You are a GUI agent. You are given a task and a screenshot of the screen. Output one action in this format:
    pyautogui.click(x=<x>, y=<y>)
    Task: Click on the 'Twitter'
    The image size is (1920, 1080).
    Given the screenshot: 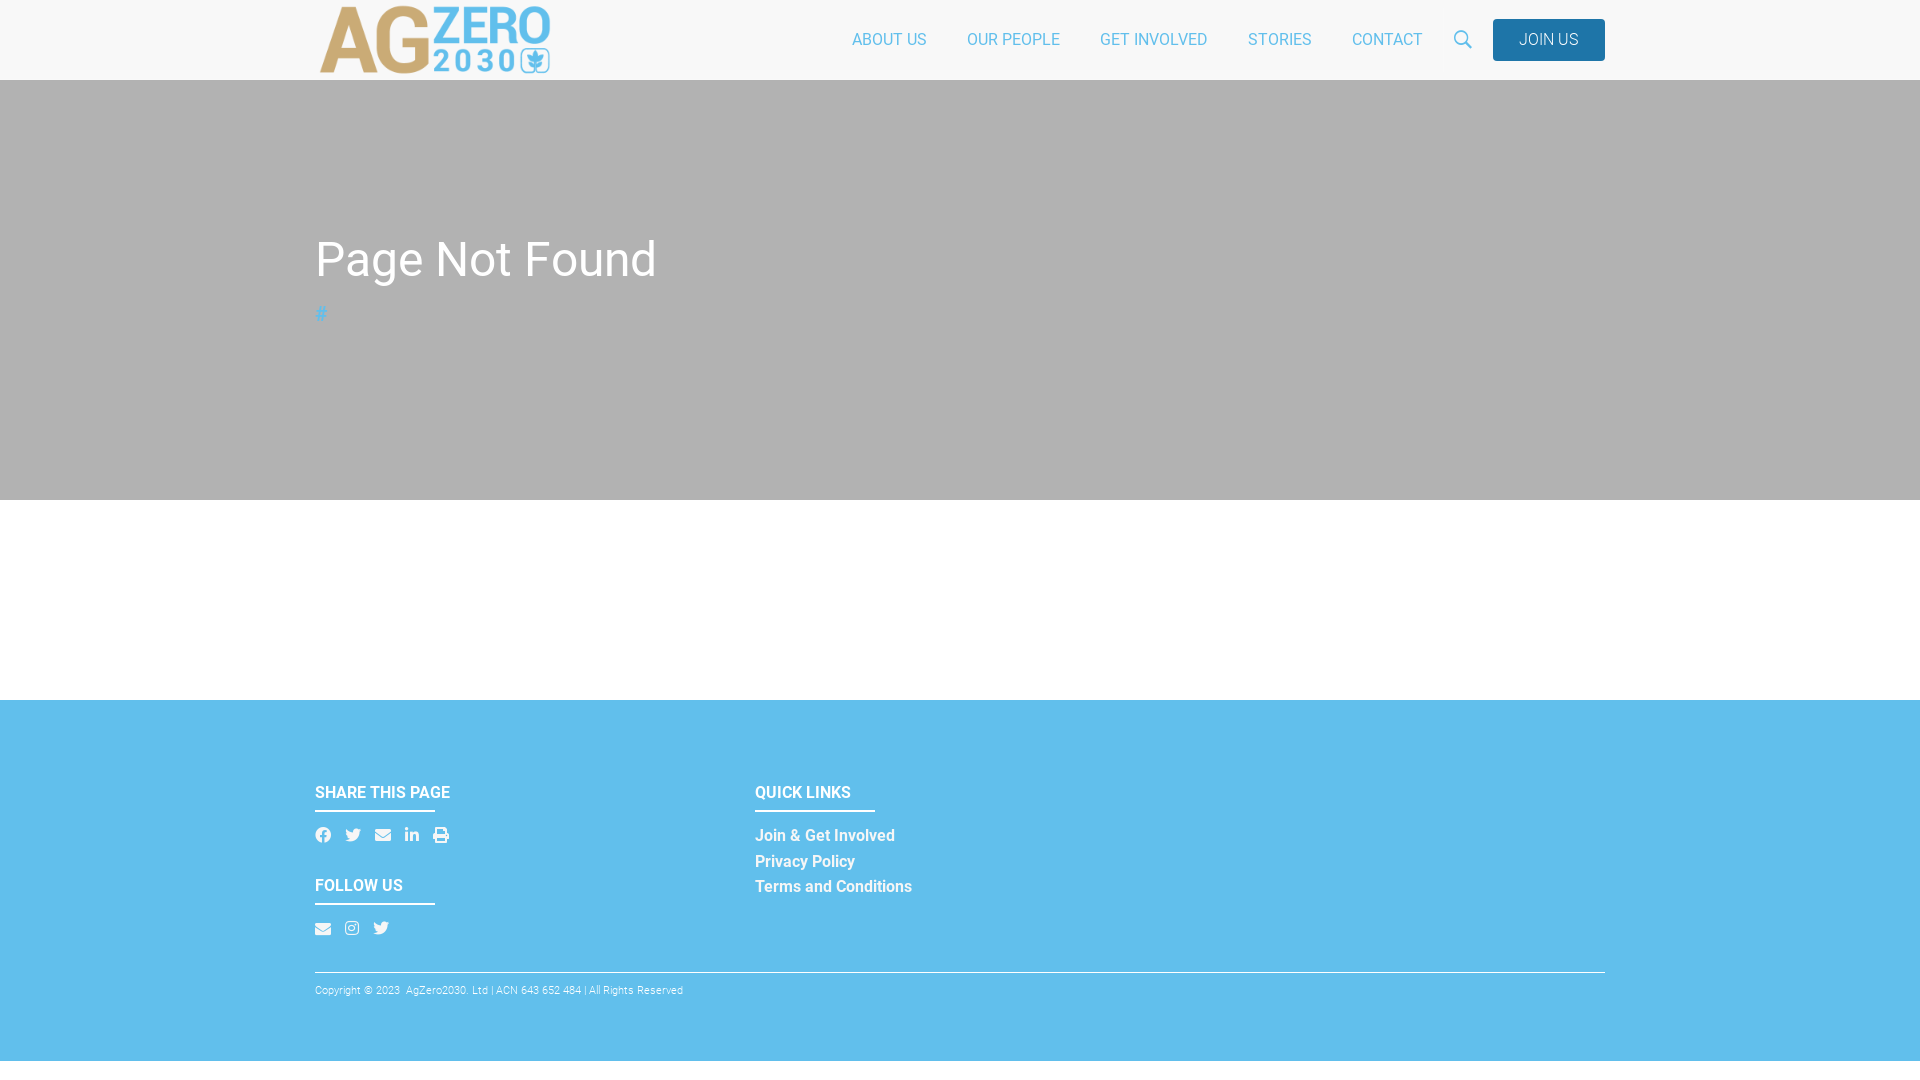 What is the action you would take?
    pyautogui.click(x=373, y=928)
    